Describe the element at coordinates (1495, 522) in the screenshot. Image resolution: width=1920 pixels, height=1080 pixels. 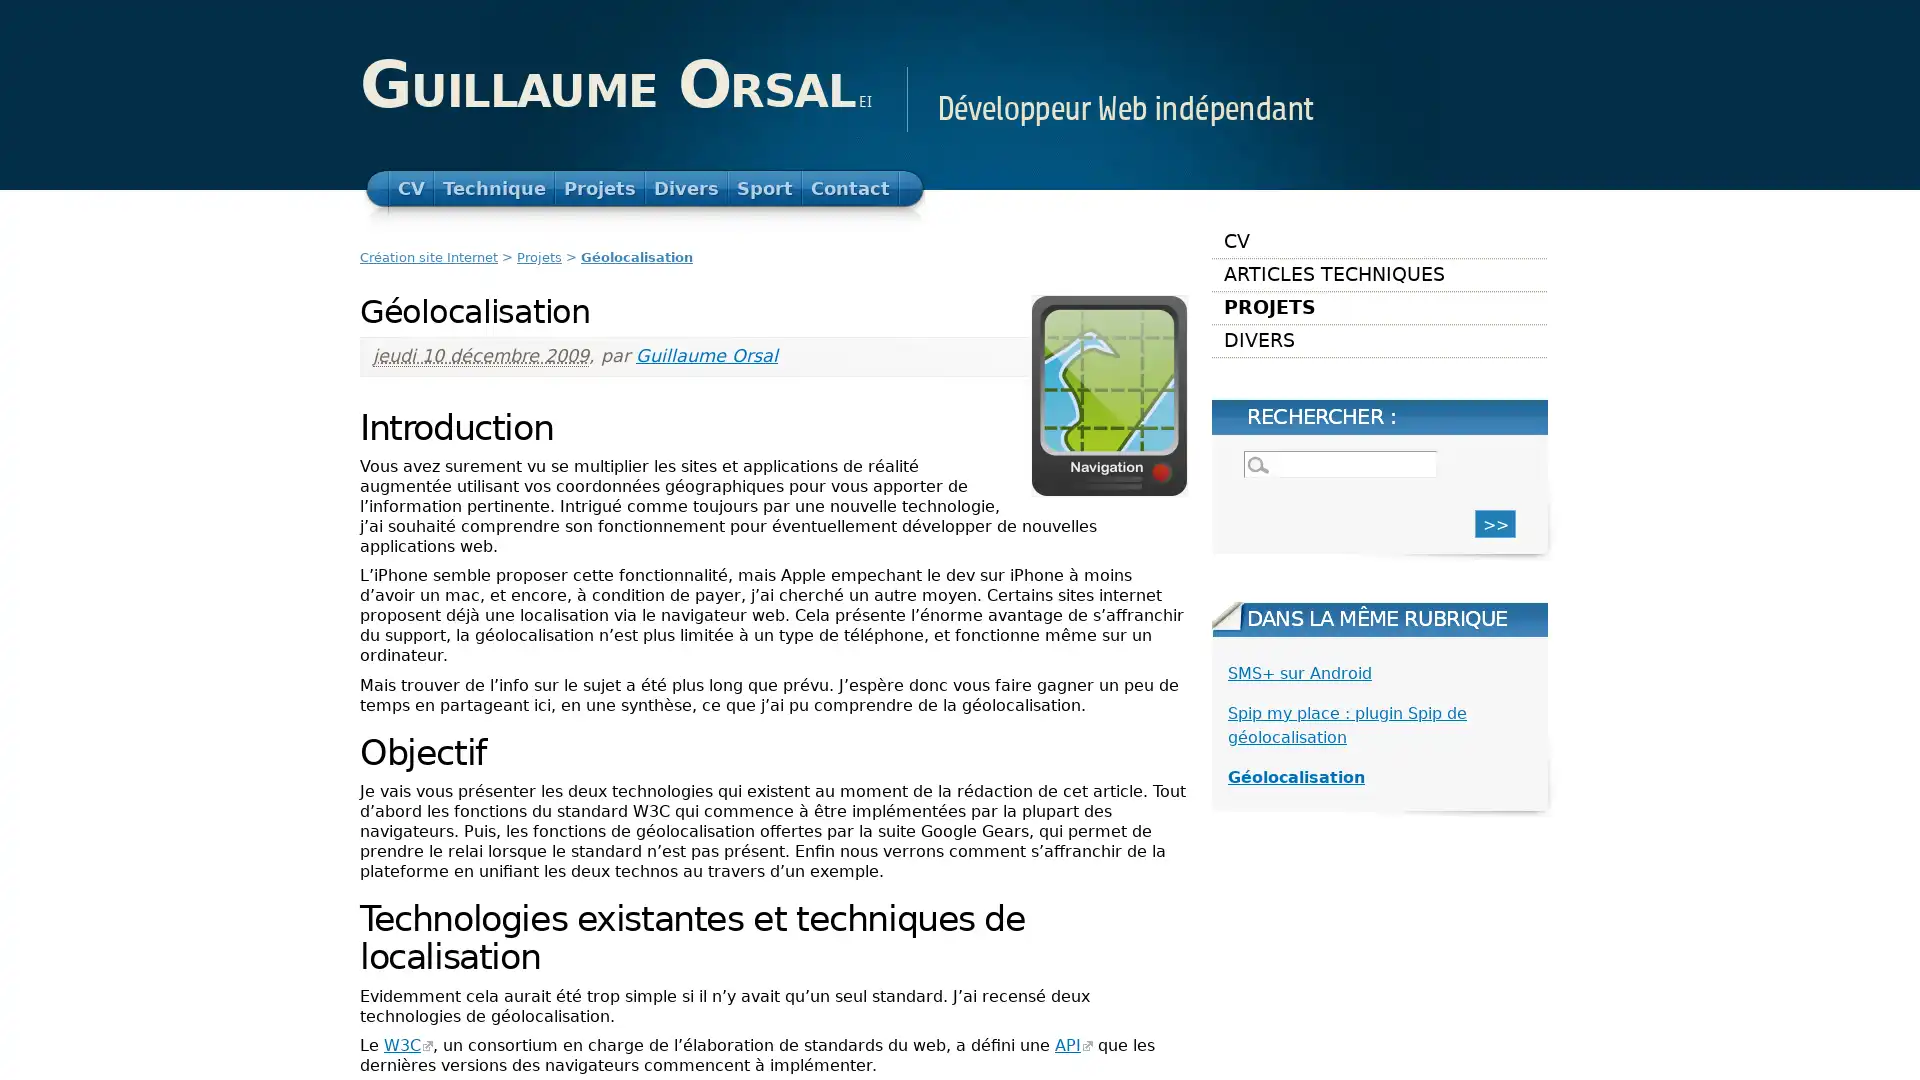
I see `>>` at that location.